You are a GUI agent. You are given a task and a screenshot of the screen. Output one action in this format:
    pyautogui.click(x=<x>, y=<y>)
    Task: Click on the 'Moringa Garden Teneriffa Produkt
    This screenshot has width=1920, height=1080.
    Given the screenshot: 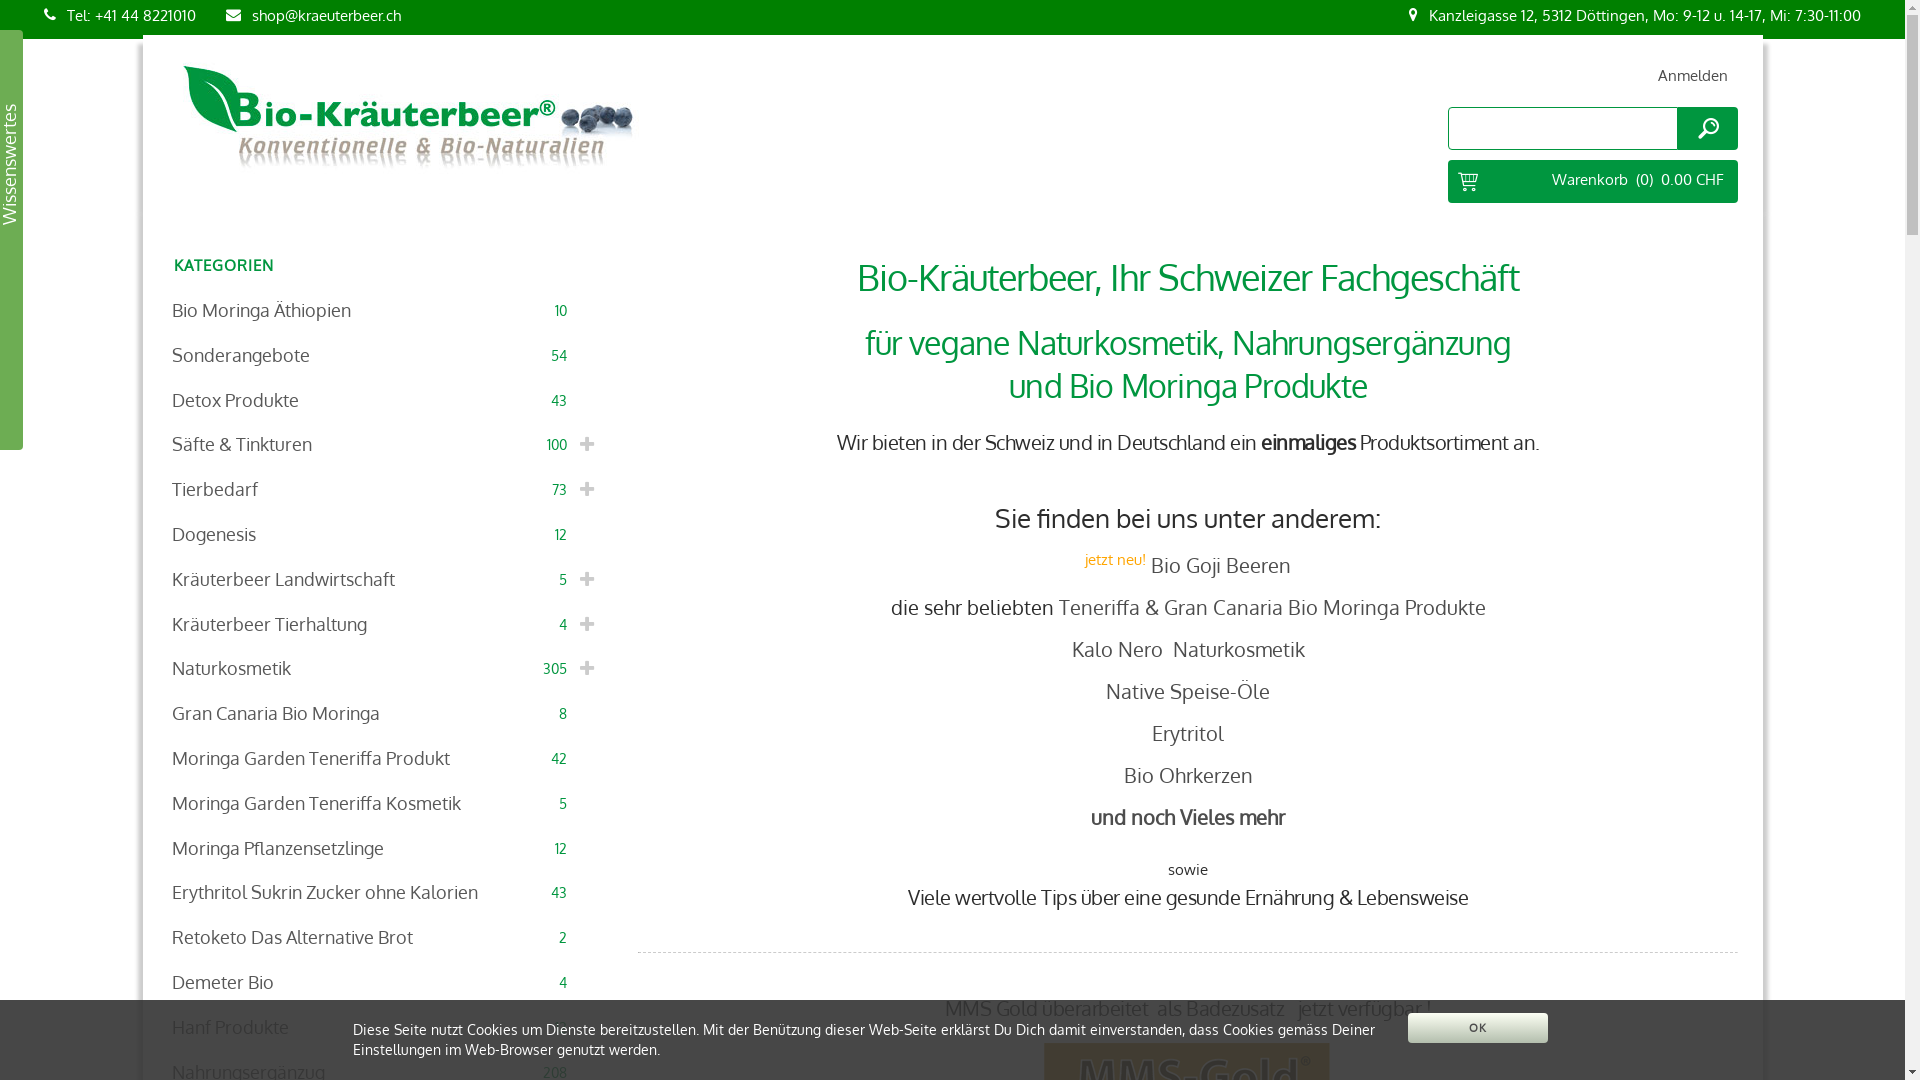 What is the action you would take?
    pyautogui.click(x=387, y=758)
    